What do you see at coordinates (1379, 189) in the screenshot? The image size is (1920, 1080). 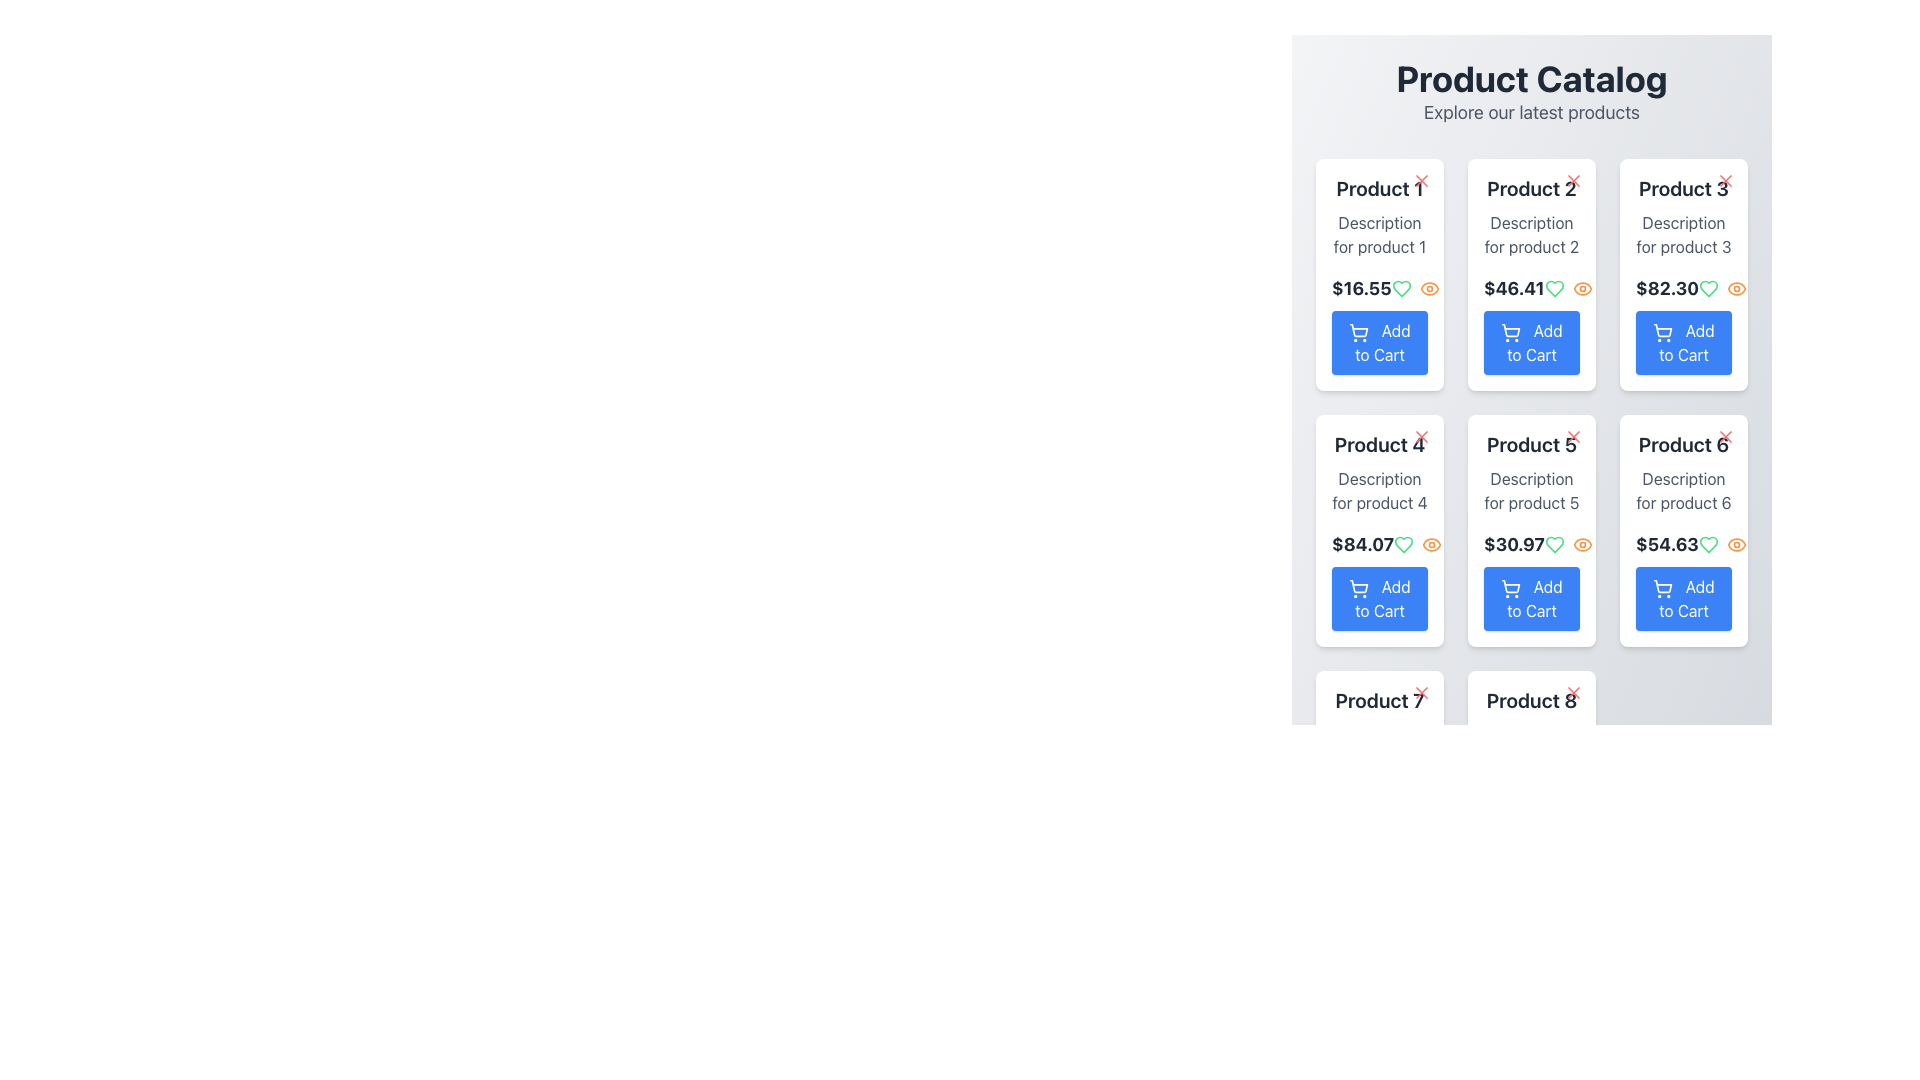 I see `text displayed in the bold title 'Product 1' located at the top of the first card in the grid layout` at bounding box center [1379, 189].